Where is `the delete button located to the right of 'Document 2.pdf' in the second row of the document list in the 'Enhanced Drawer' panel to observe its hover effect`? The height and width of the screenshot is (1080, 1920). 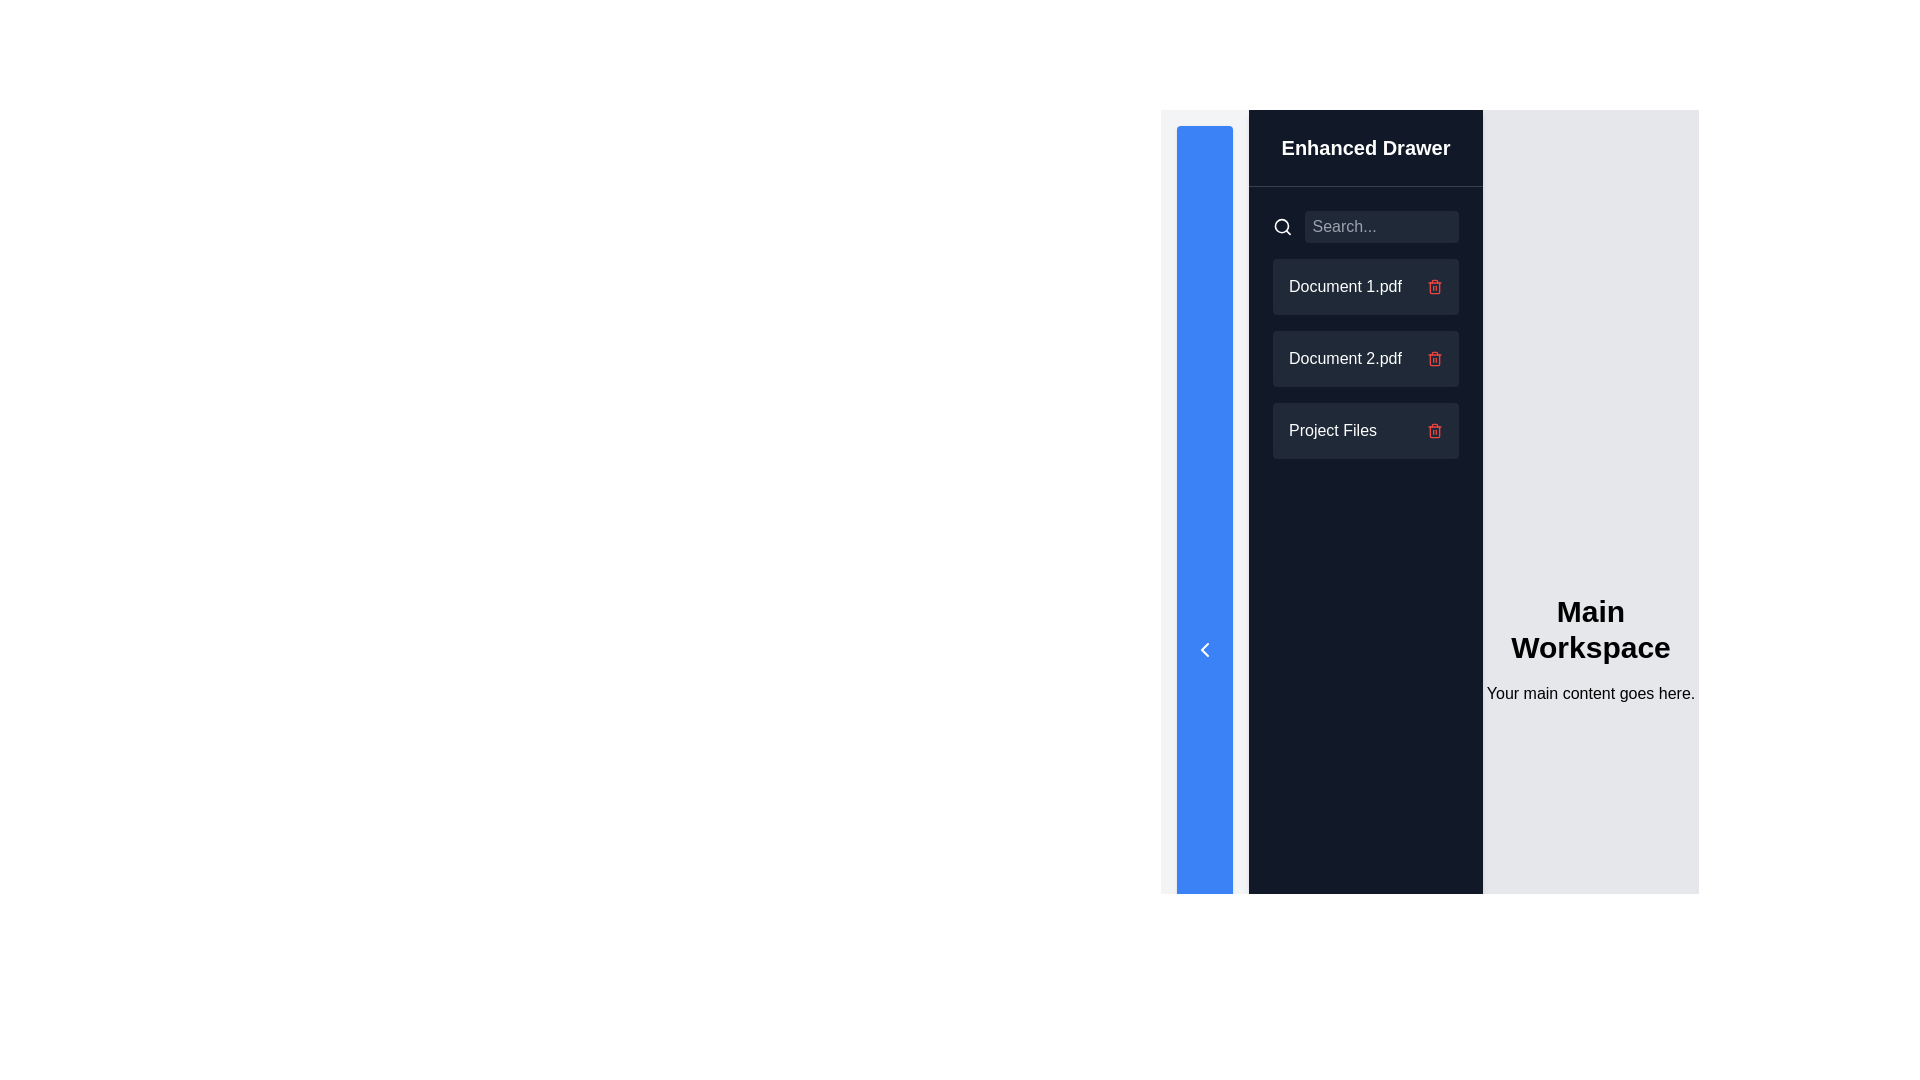
the delete button located to the right of 'Document 2.pdf' in the second row of the document list in the 'Enhanced Drawer' panel to observe its hover effect is located at coordinates (1434, 357).